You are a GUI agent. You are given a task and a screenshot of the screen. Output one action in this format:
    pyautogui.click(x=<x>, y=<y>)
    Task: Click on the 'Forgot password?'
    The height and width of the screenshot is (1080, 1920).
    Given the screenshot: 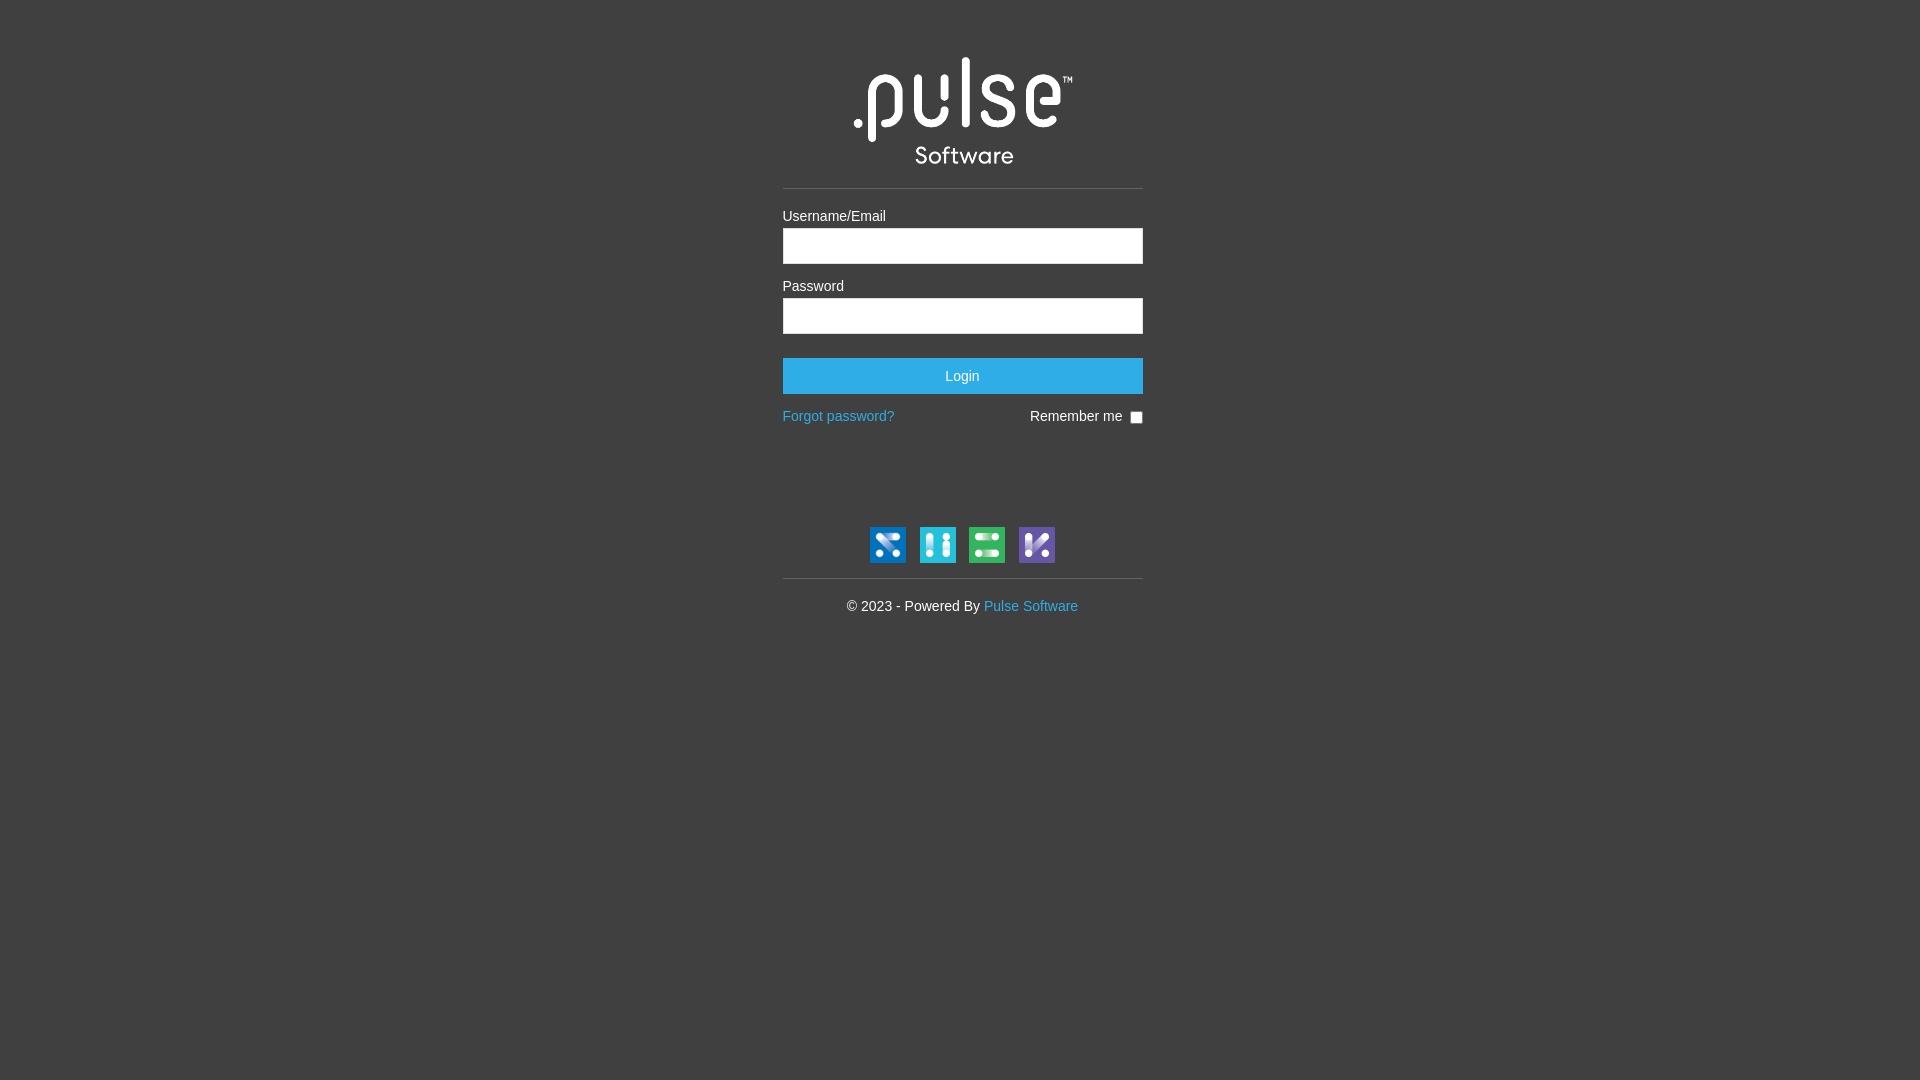 What is the action you would take?
    pyautogui.click(x=838, y=415)
    